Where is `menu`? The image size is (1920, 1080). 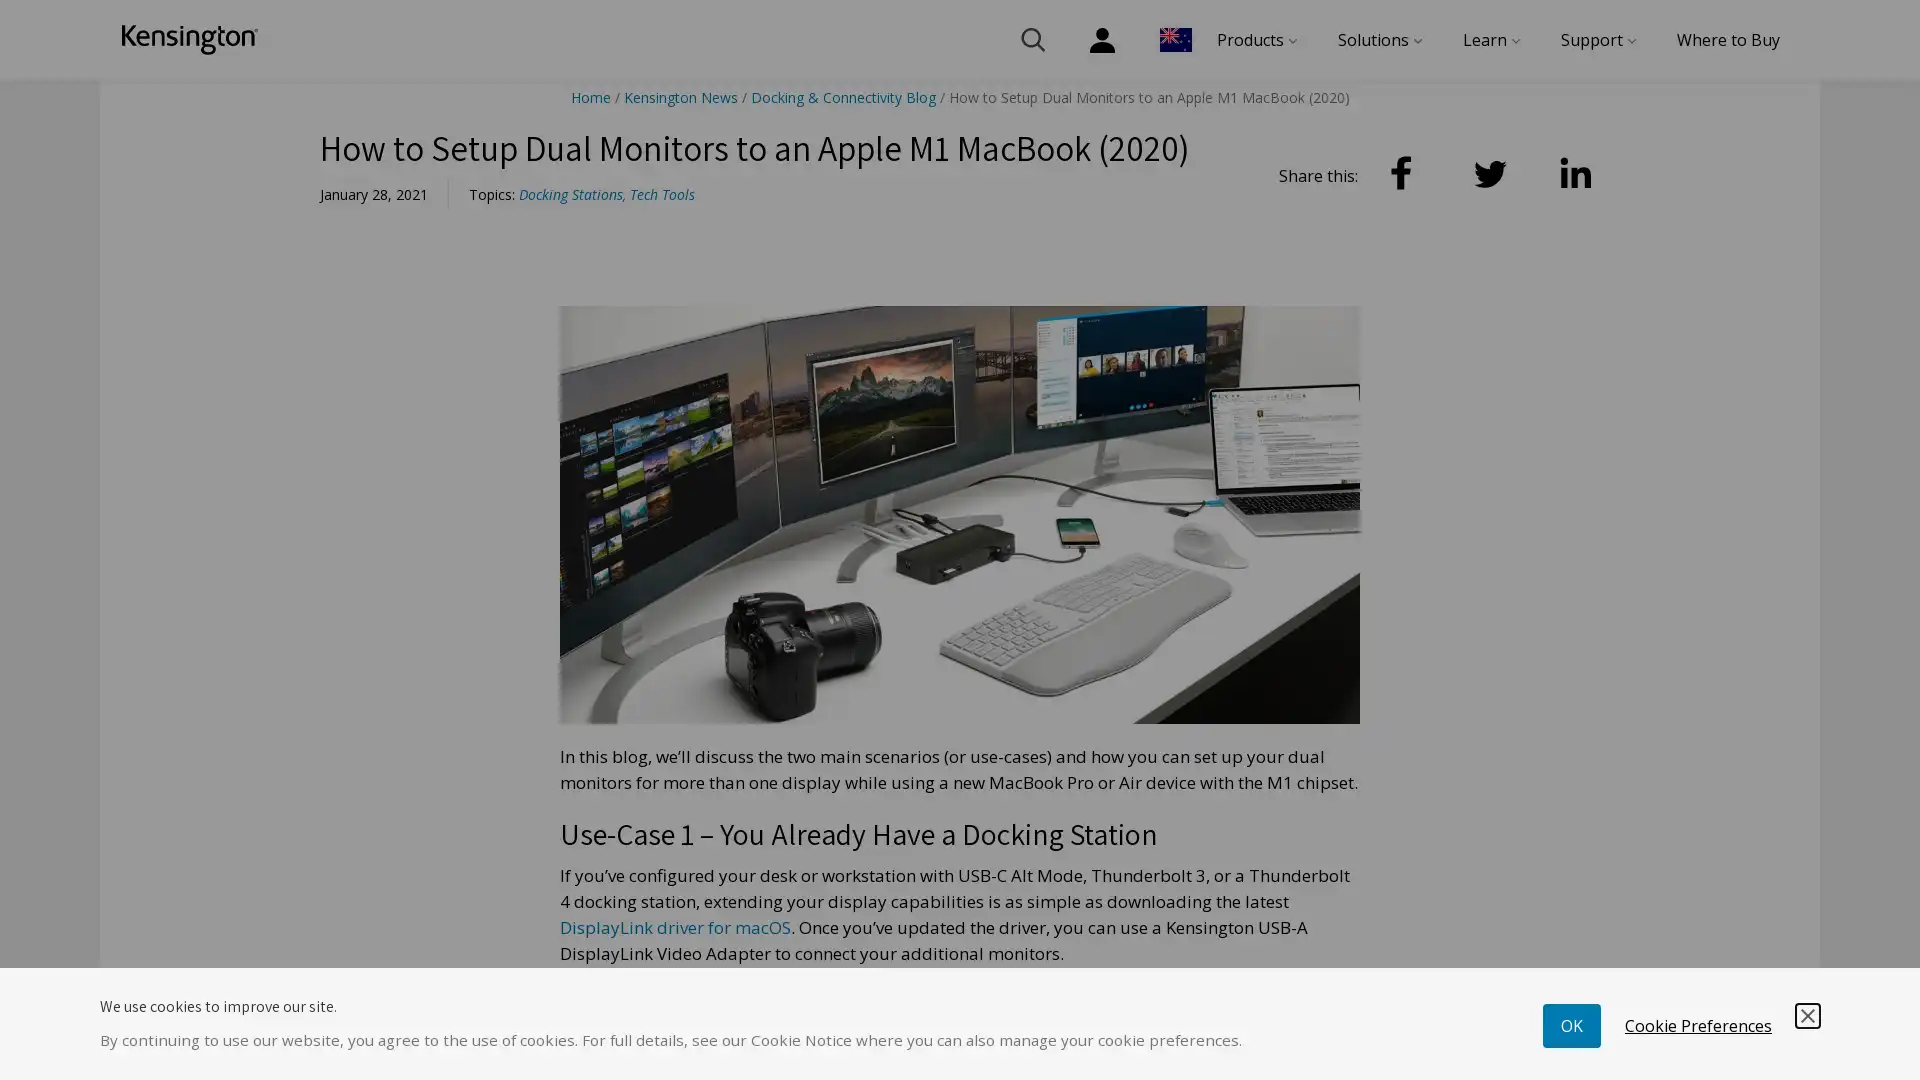
menu is located at coordinates (1632, 39).